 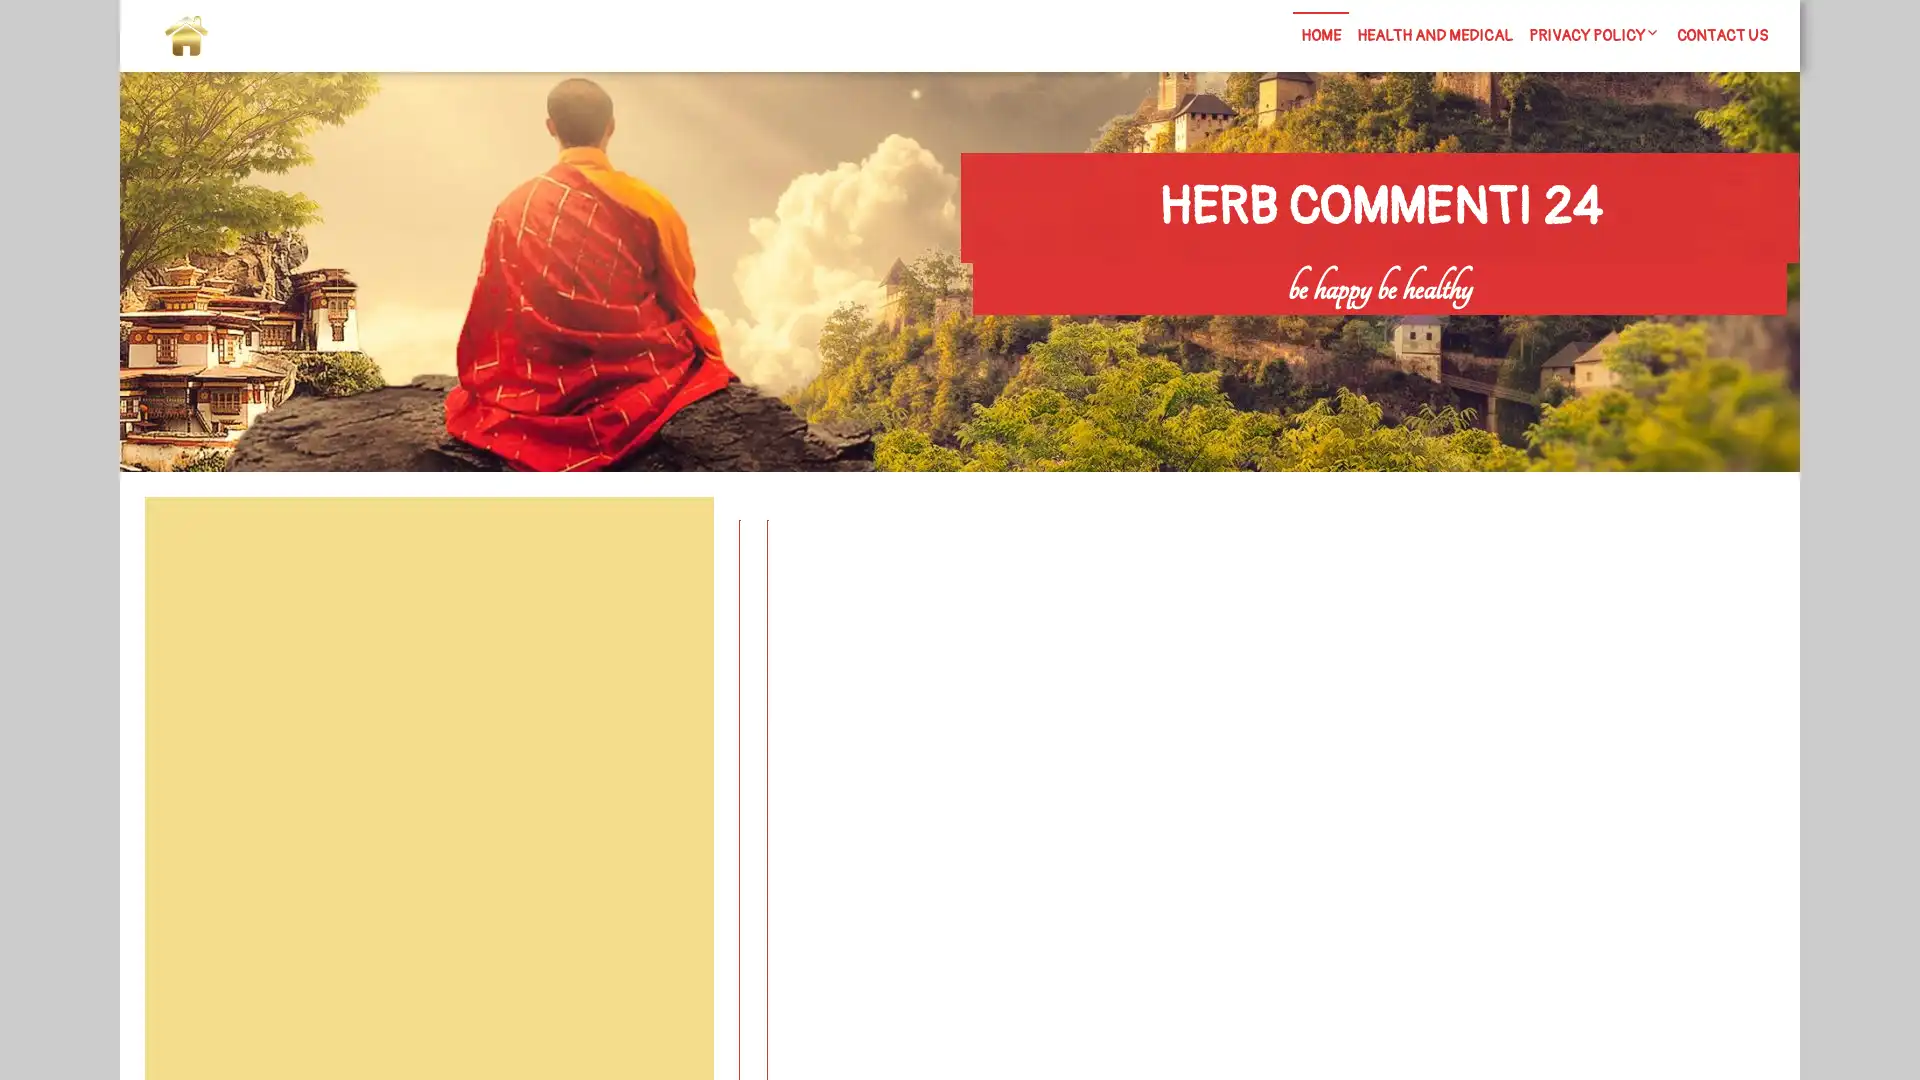 I want to click on Search, so click(x=1557, y=327).